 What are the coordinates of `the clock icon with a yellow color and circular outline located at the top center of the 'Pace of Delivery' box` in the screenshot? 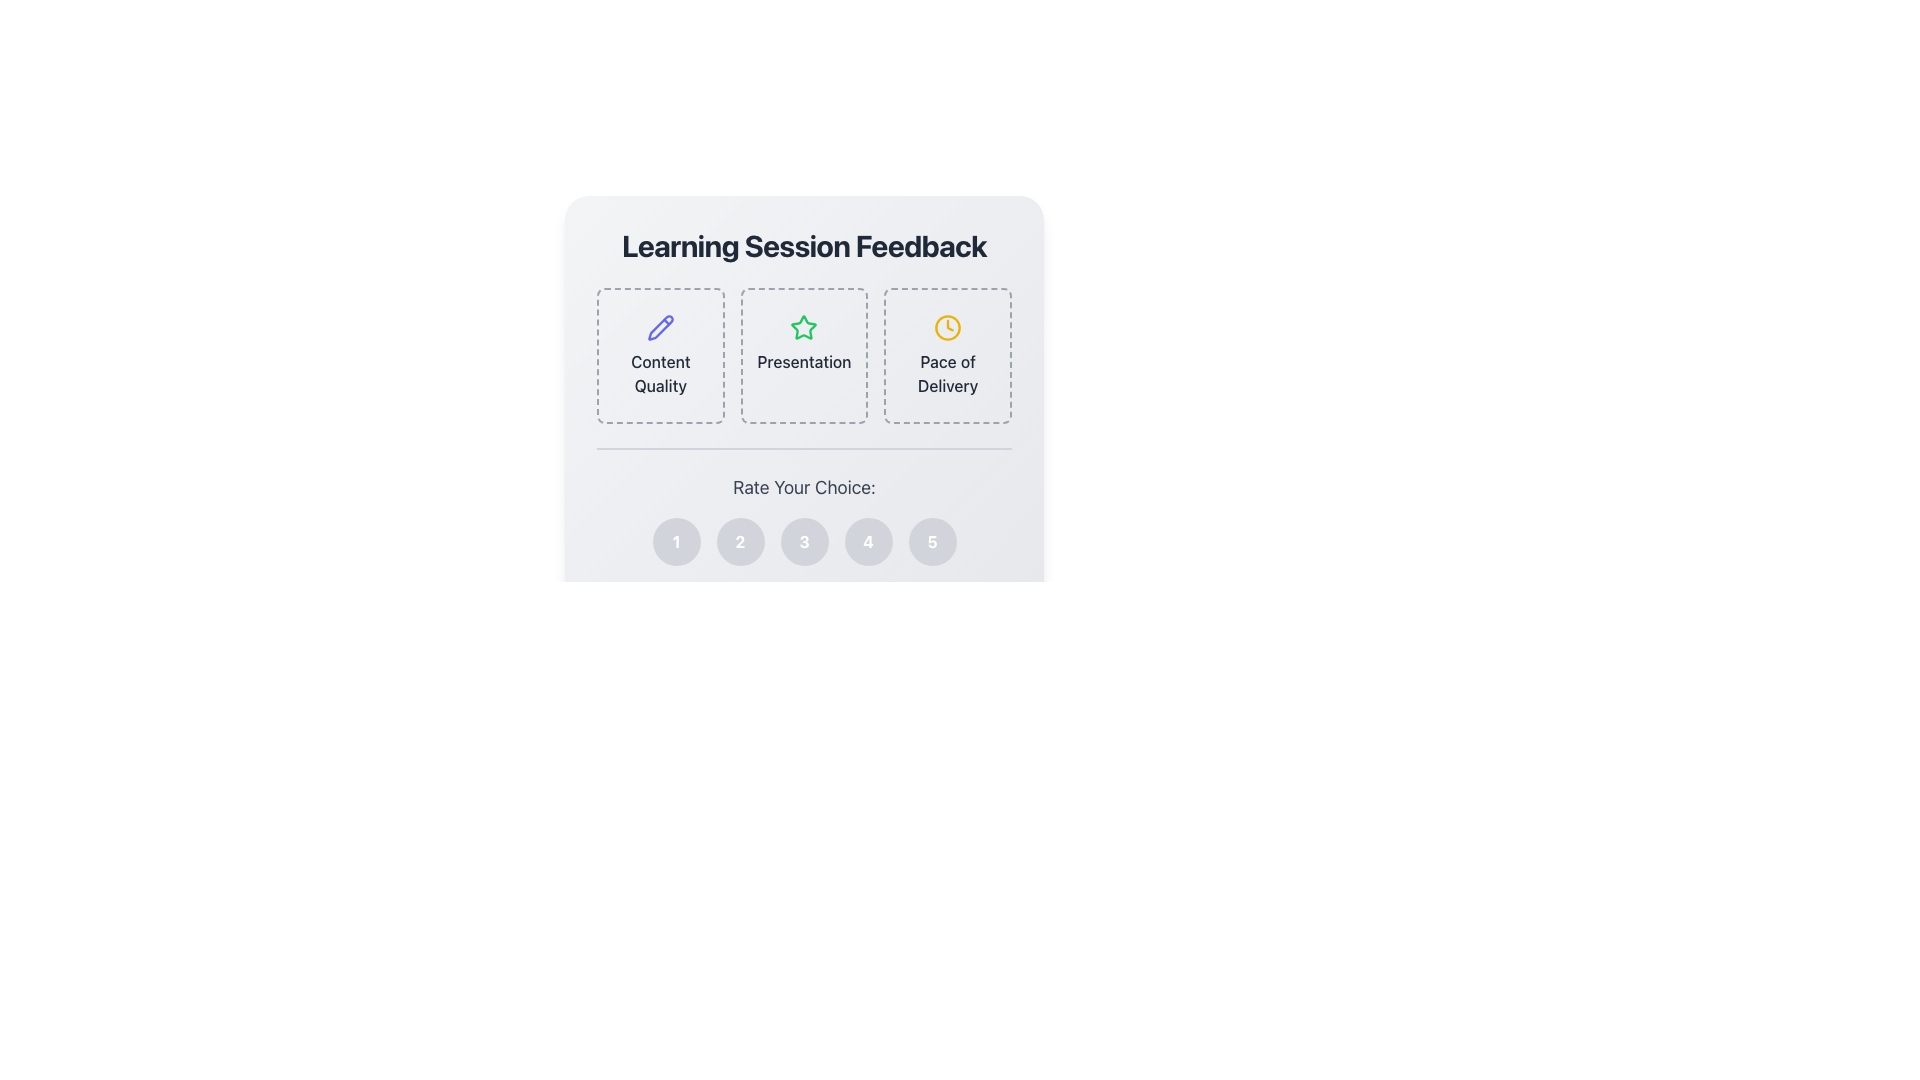 It's located at (947, 326).